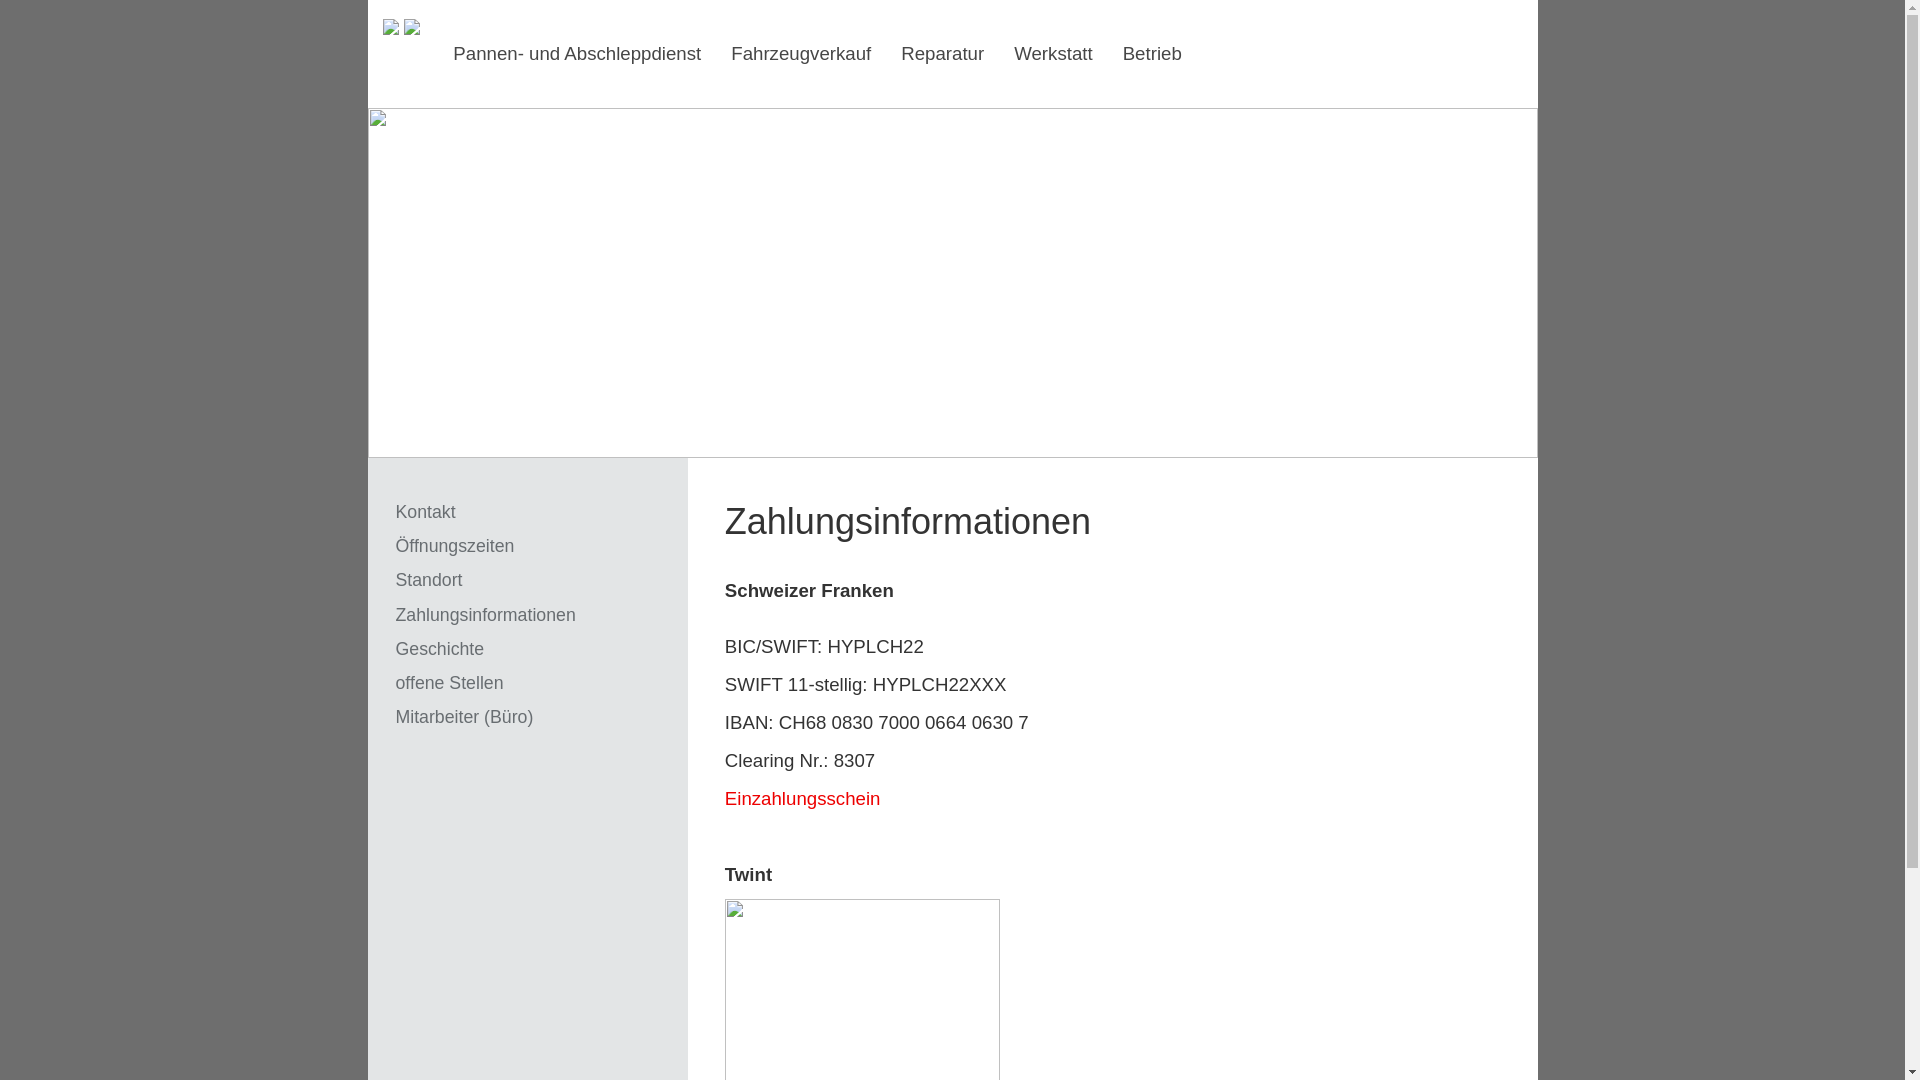  Describe the element at coordinates (802, 797) in the screenshot. I see `'Einzahlungsschein'` at that location.